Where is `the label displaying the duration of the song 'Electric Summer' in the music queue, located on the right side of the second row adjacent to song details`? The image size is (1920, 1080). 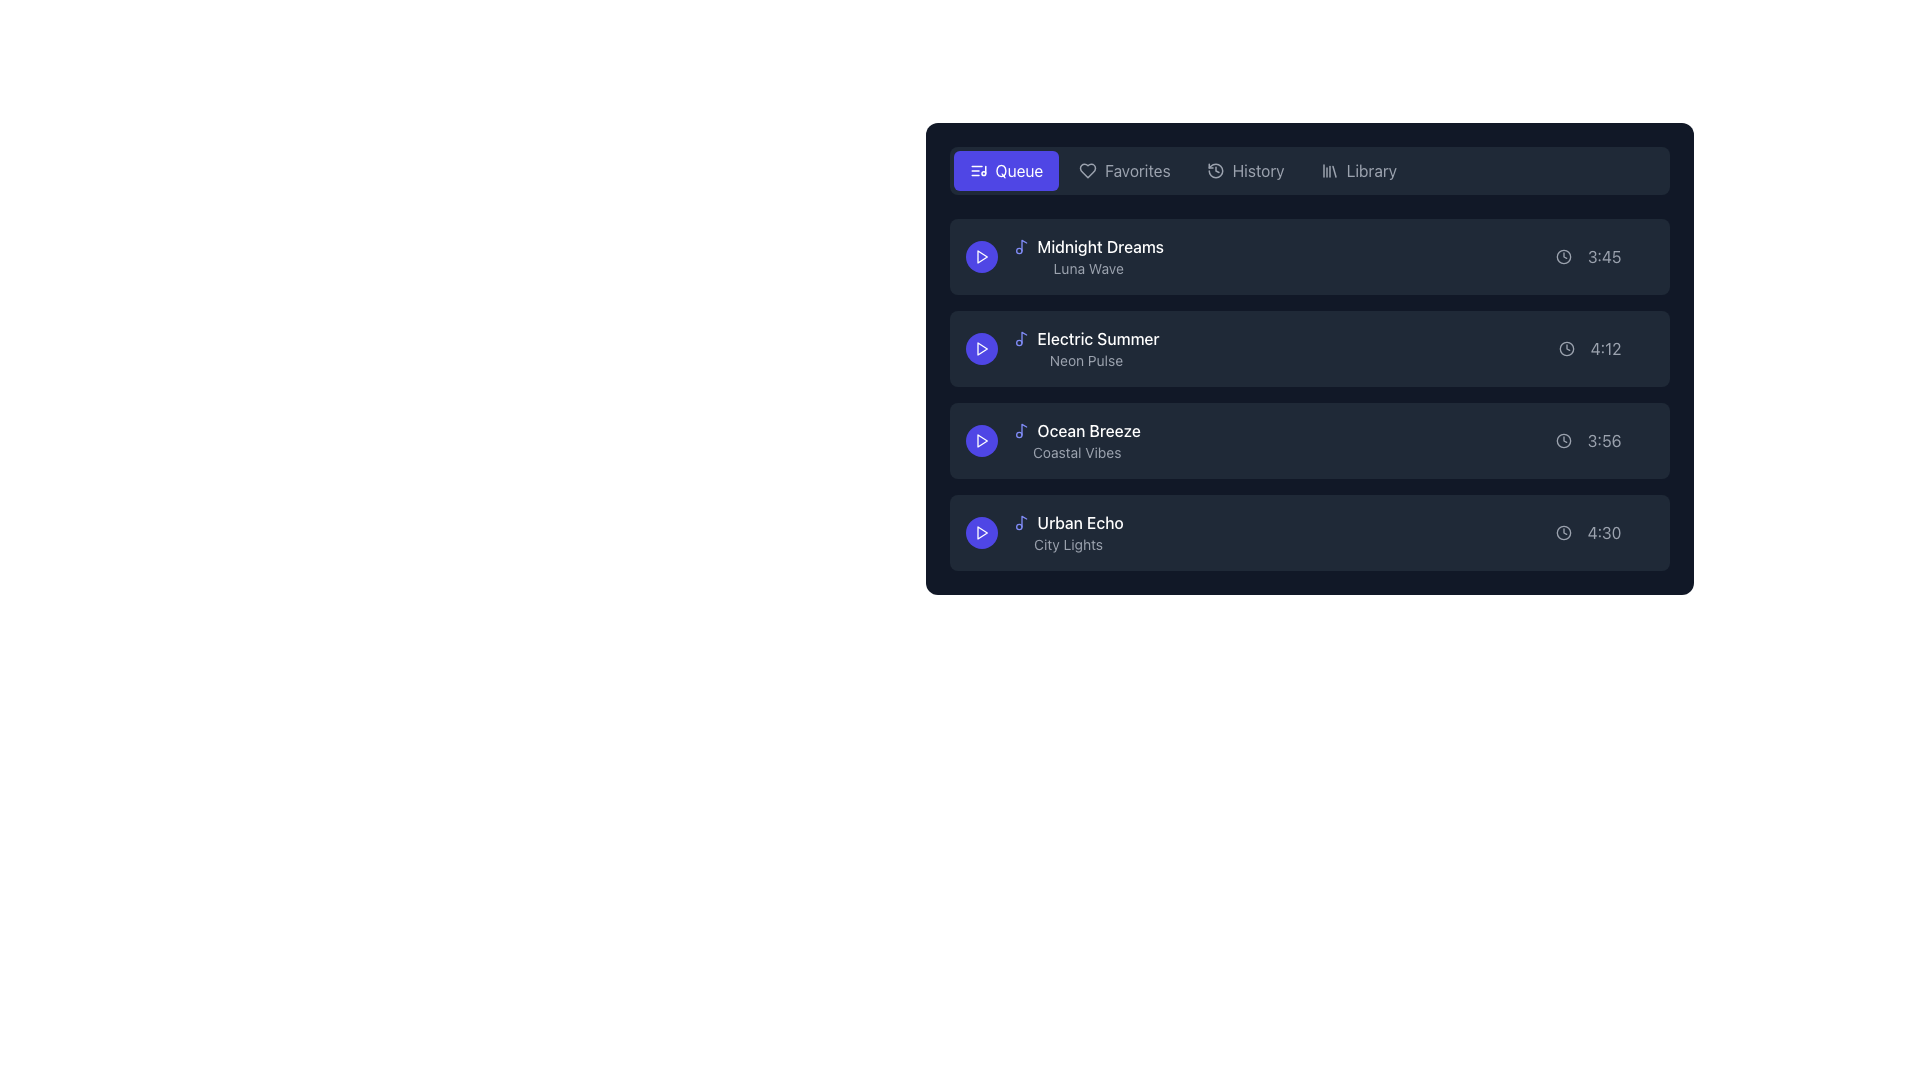
the label displaying the duration of the song 'Electric Summer' in the music queue, located on the right side of the second row adjacent to song details is located at coordinates (1606, 347).